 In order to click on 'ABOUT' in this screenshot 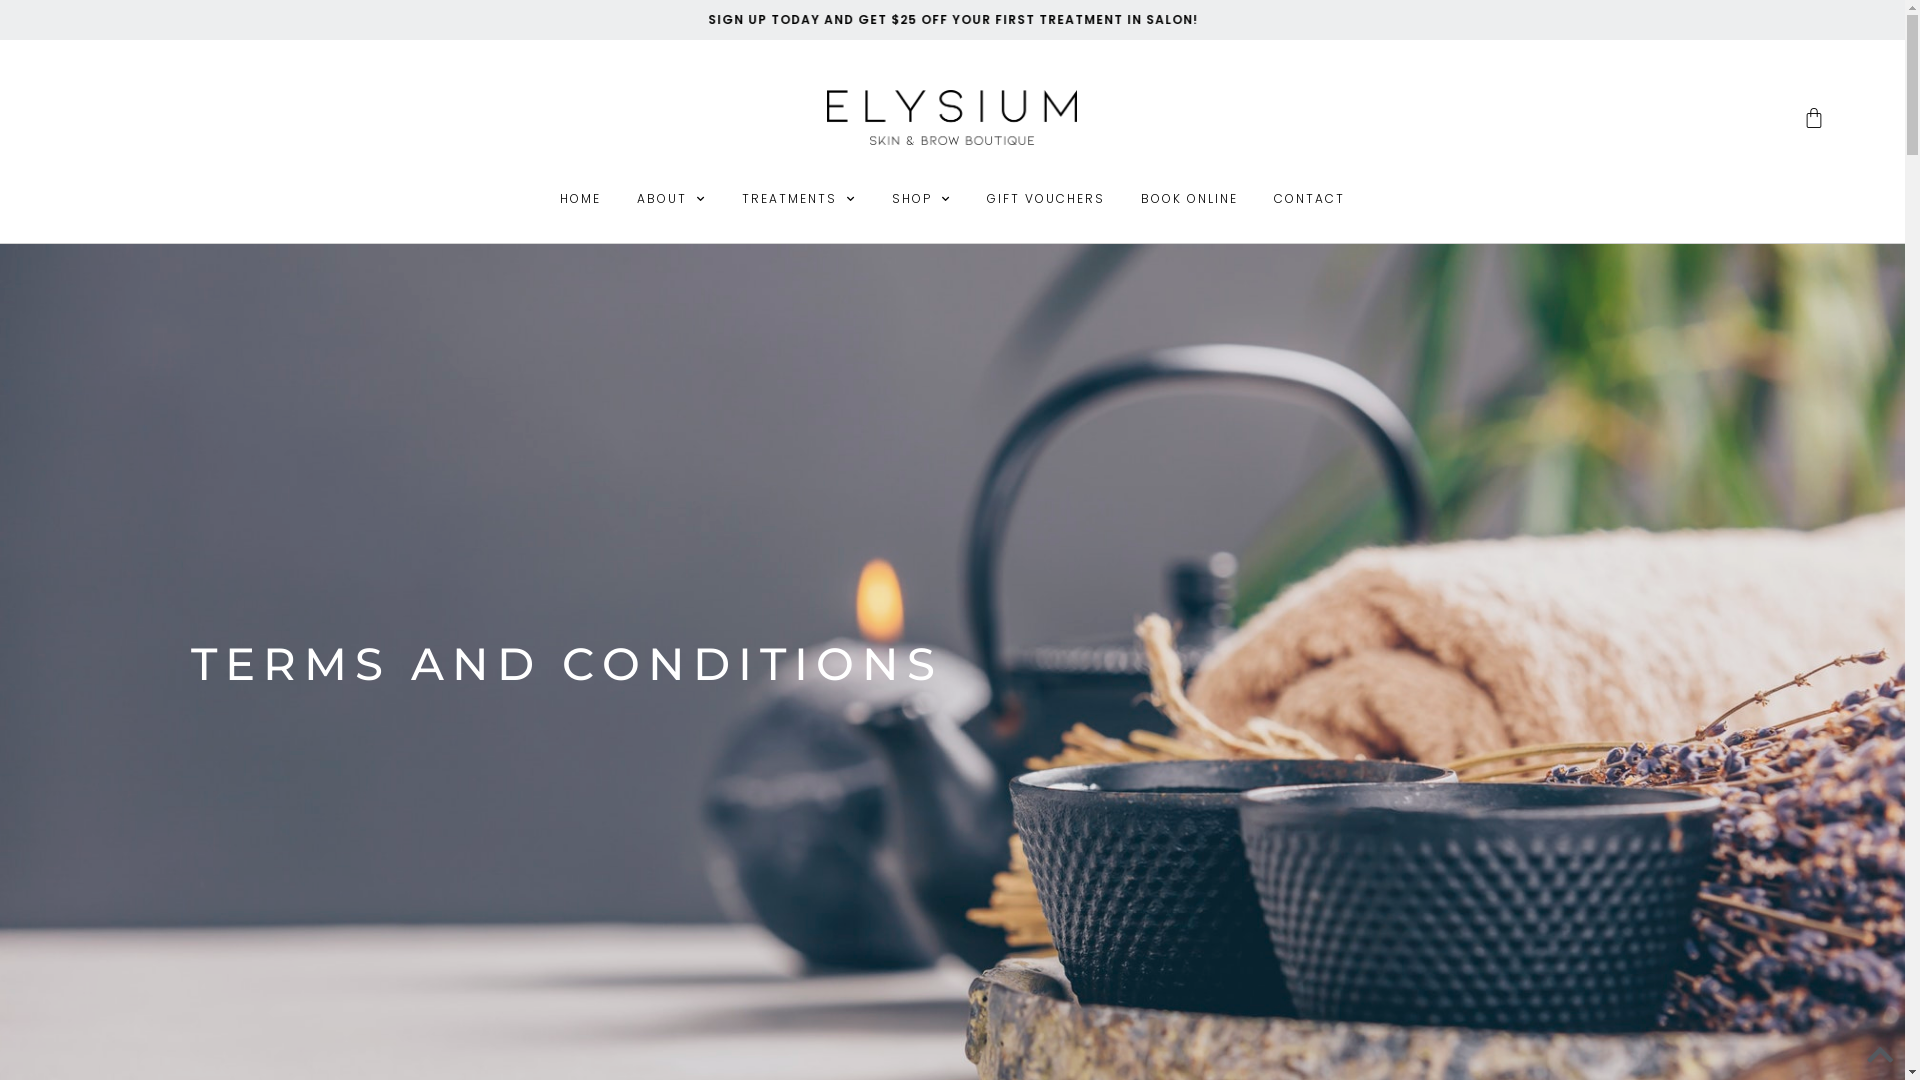, I will do `click(671, 199)`.